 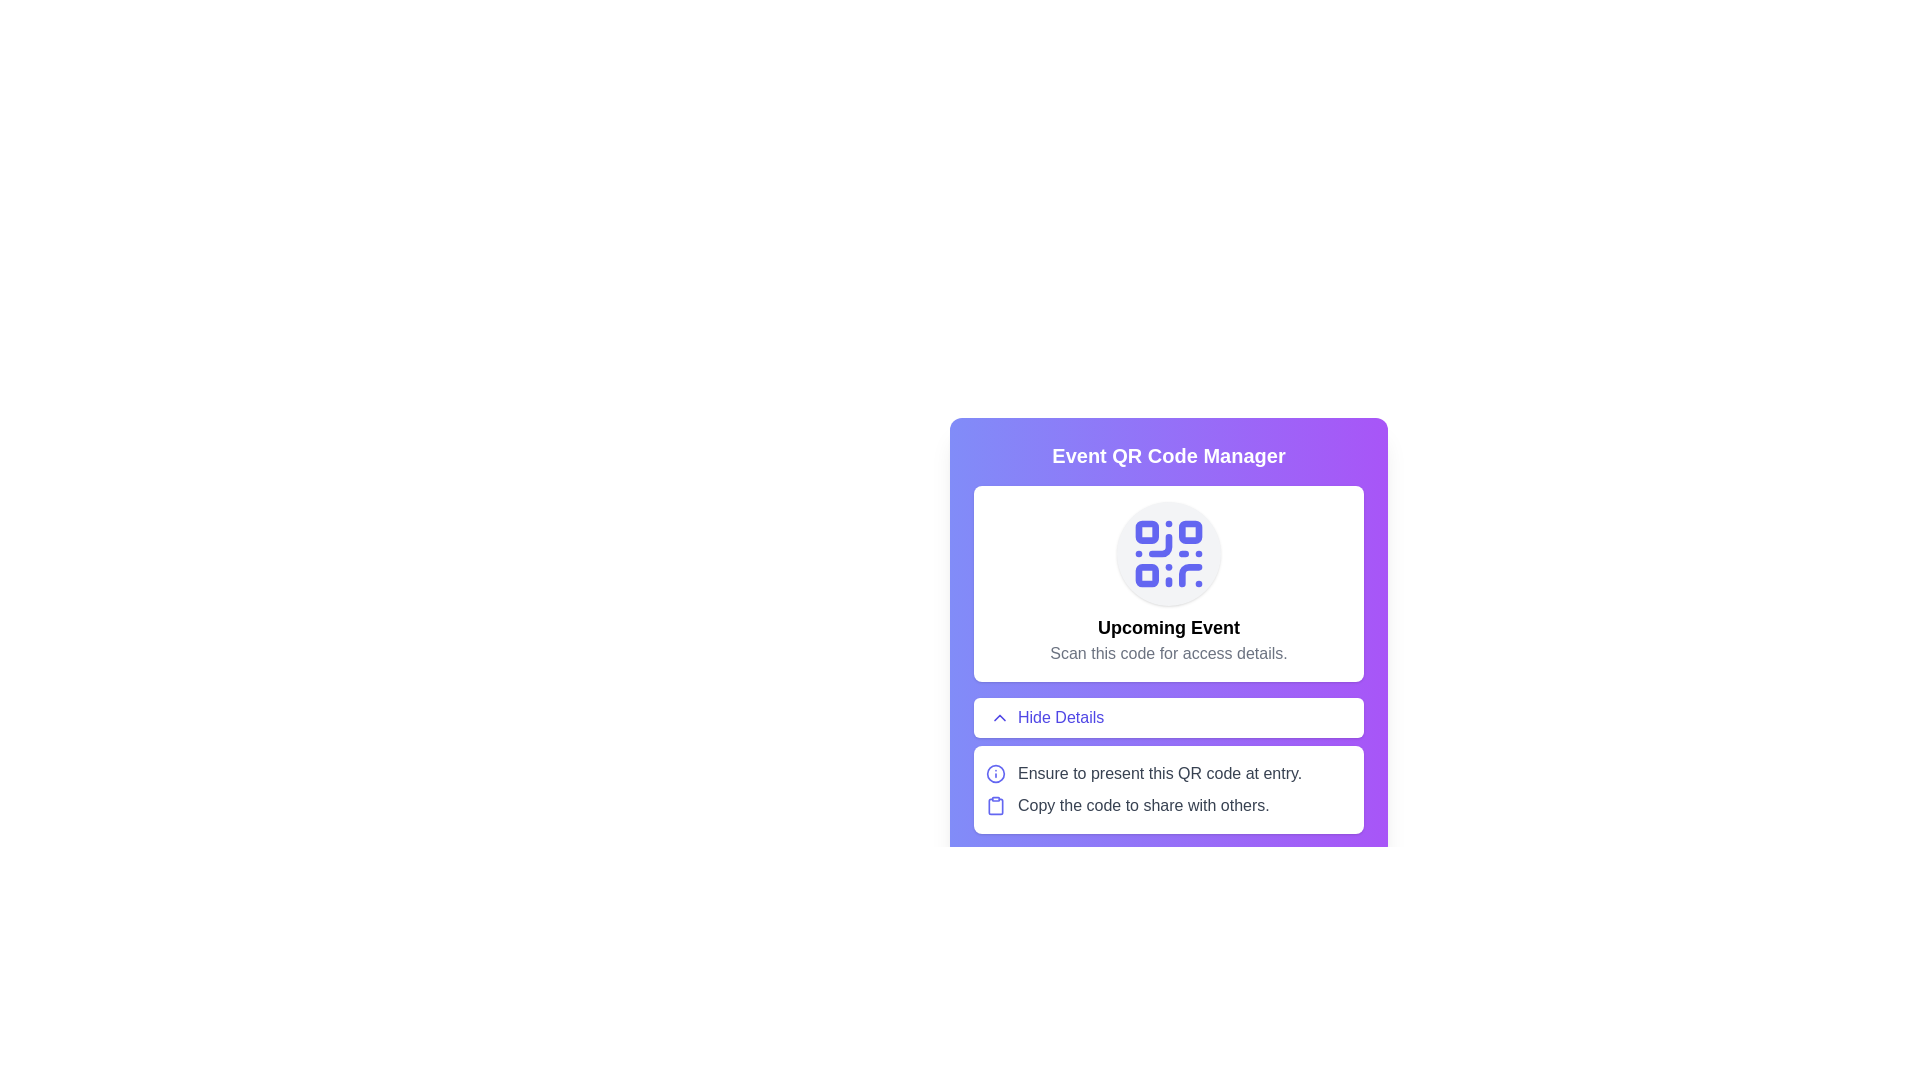 What do you see at coordinates (1147, 531) in the screenshot?
I see `the top-left filled square of the QR code design within the 'Event QR Code Manager' interface` at bounding box center [1147, 531].